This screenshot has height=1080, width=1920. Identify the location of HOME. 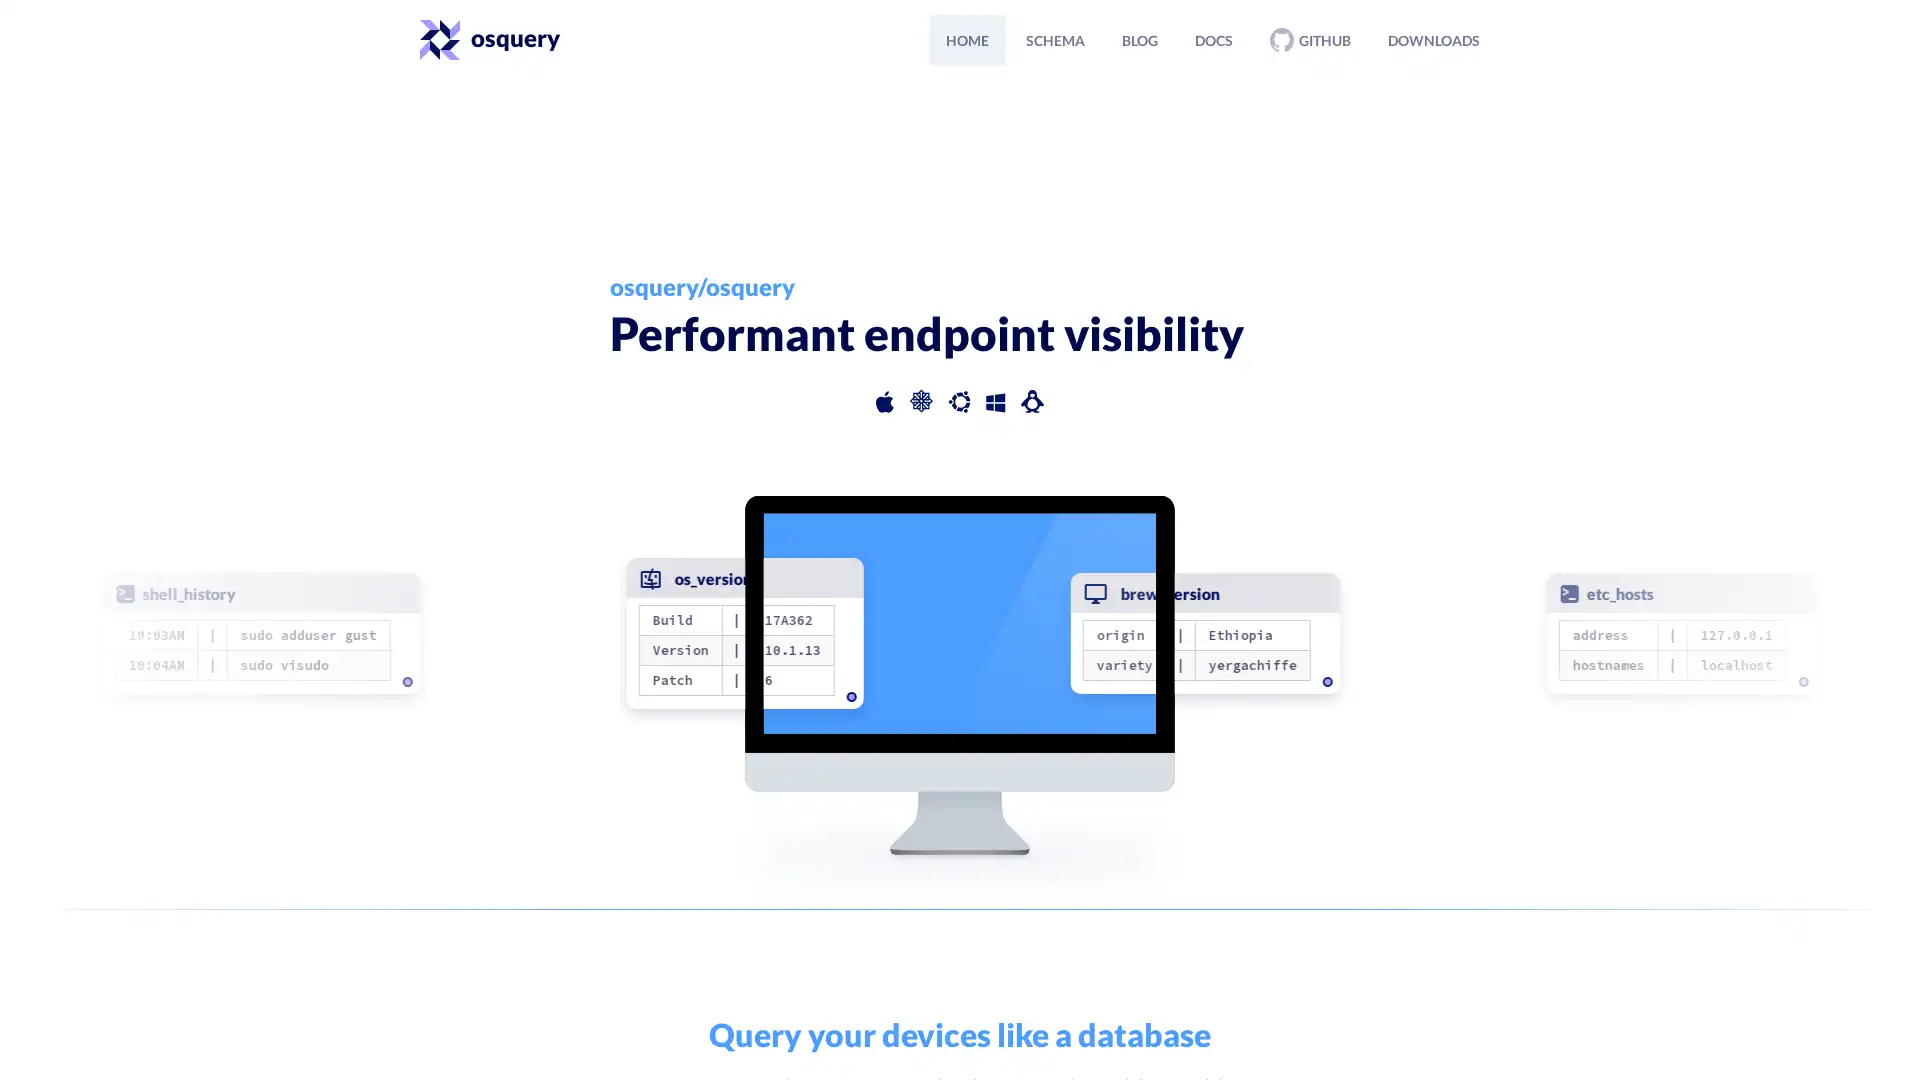
(967, 39).